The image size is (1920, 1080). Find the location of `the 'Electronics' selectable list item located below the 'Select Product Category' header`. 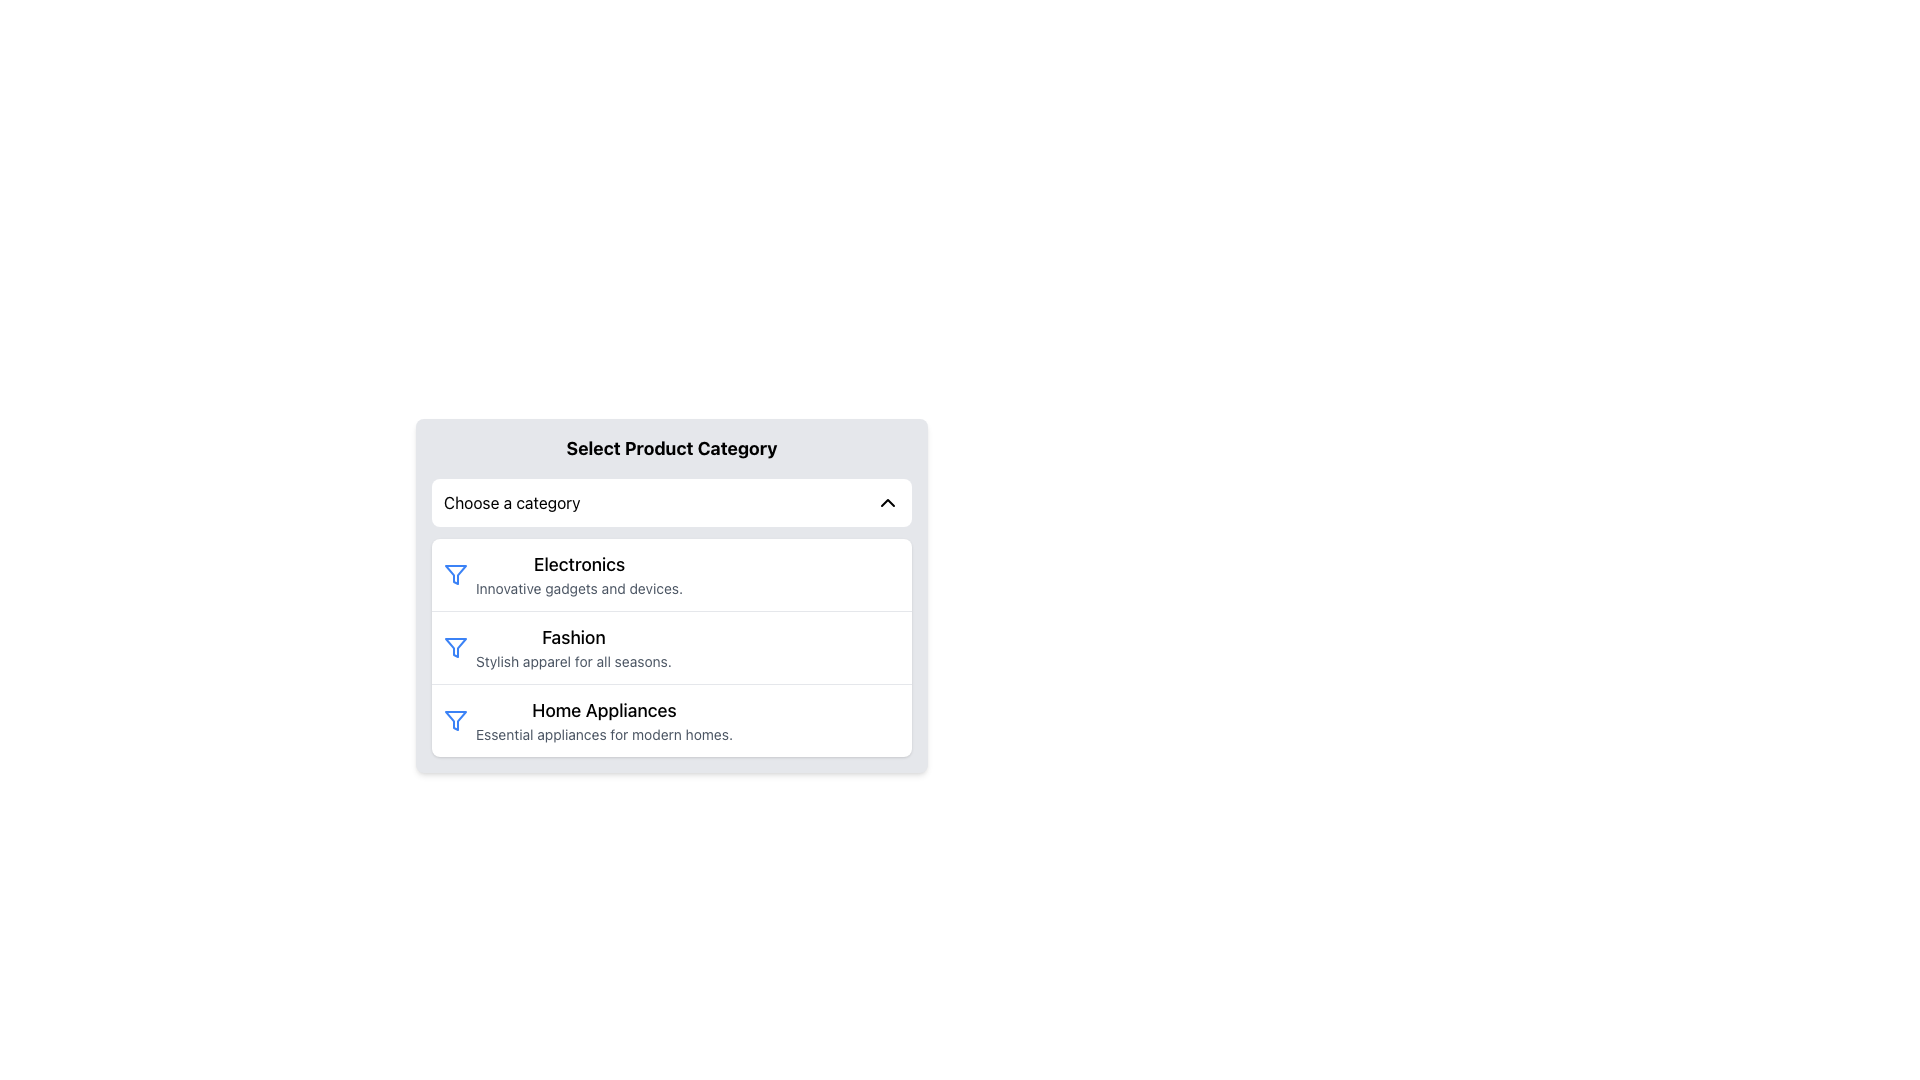

the 'Electronics' selectable list item located below the 'Select Product Category' header is located at coordinates (578, 574).